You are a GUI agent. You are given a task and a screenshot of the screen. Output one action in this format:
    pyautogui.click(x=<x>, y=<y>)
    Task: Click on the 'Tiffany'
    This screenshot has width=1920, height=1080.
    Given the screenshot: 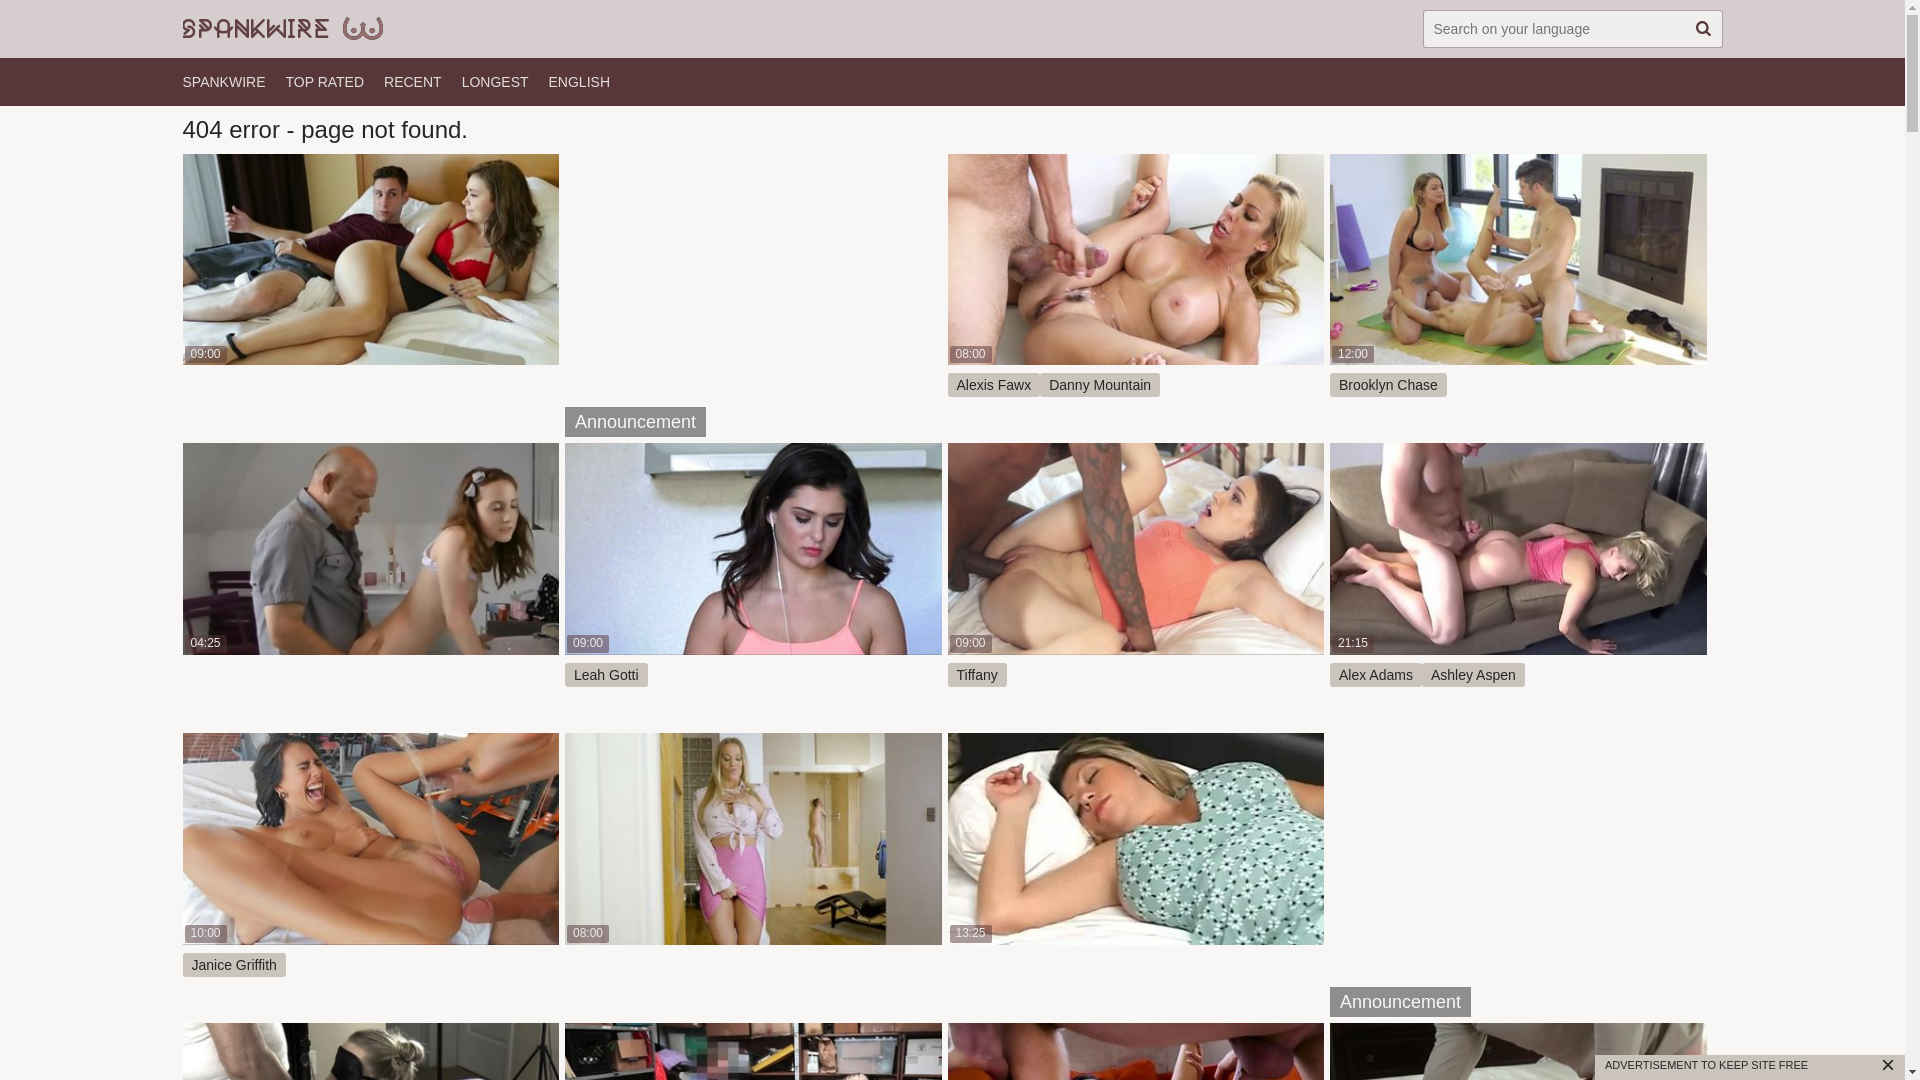 What is the action you would take?
    pyautogui.click(x=977, y=675)
    